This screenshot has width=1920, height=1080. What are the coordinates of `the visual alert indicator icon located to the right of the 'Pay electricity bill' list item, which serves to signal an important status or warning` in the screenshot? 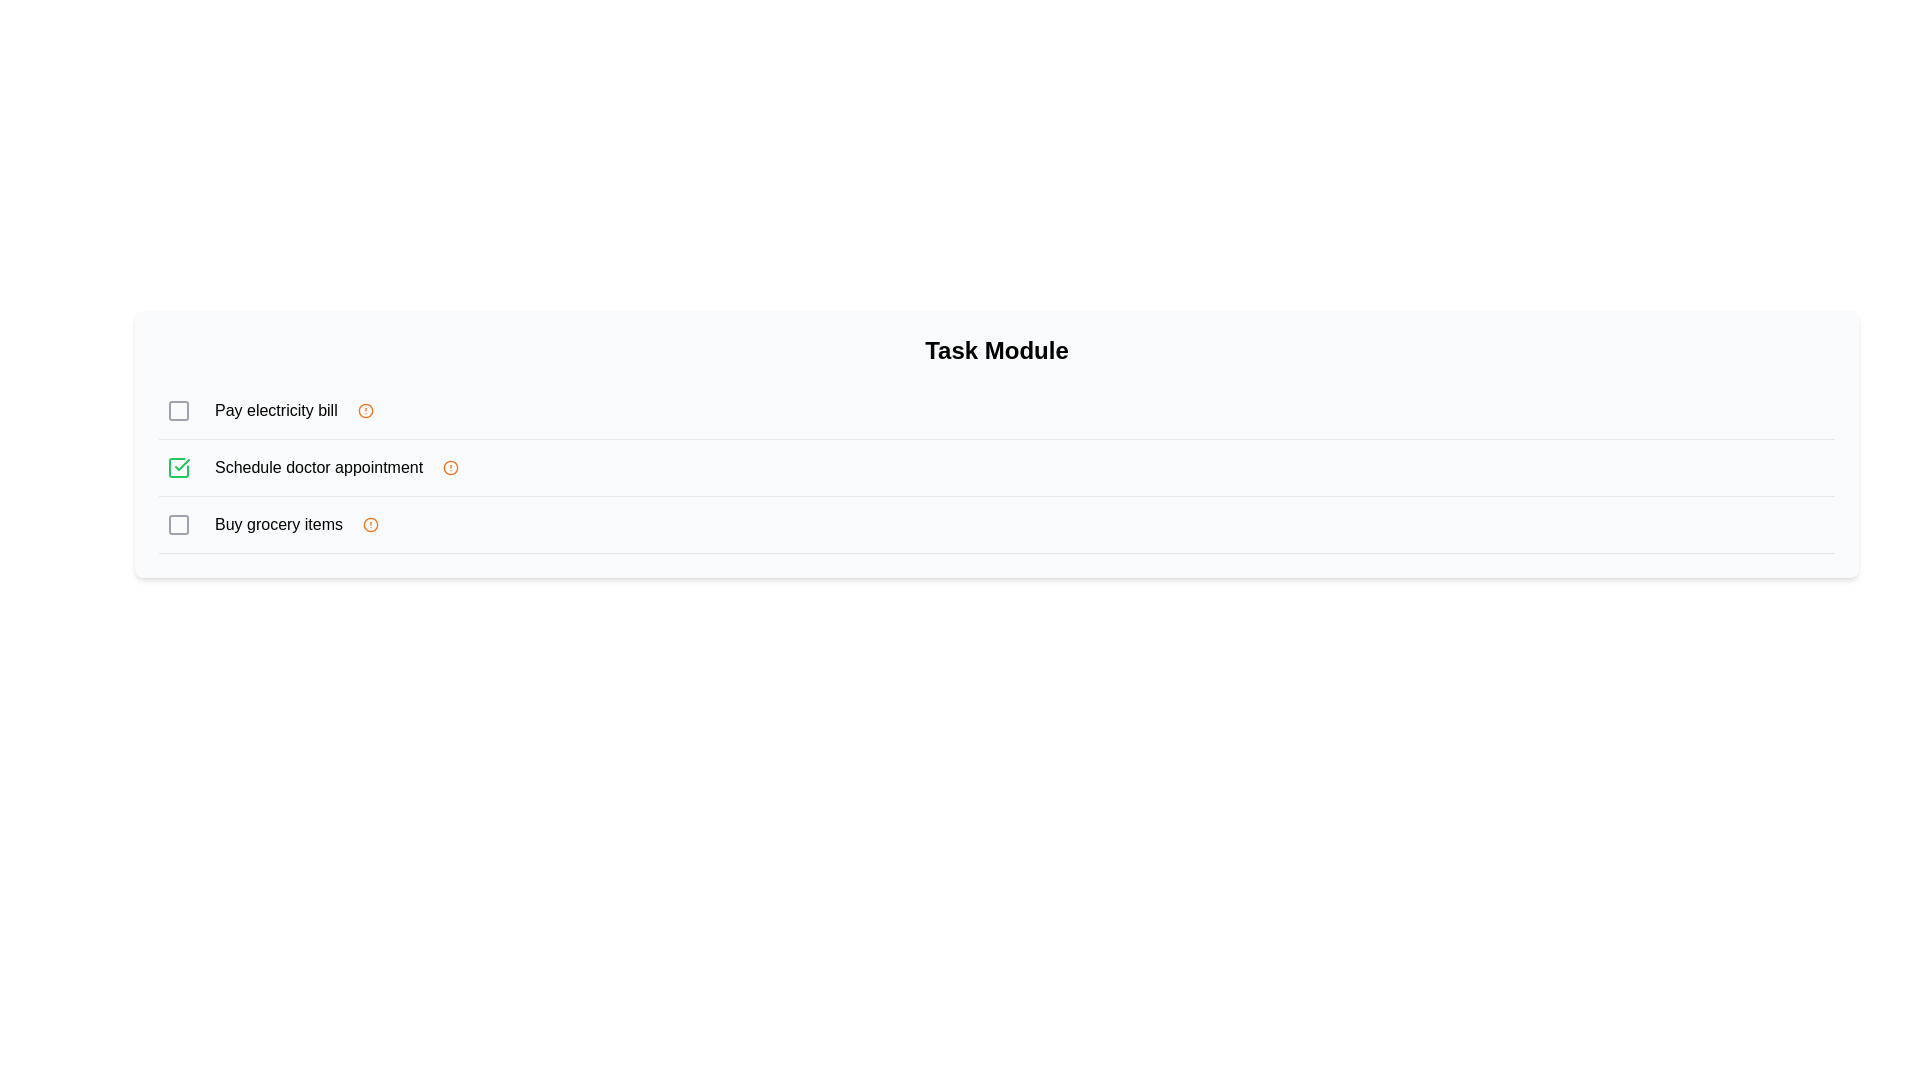 It's located at (450, 467).